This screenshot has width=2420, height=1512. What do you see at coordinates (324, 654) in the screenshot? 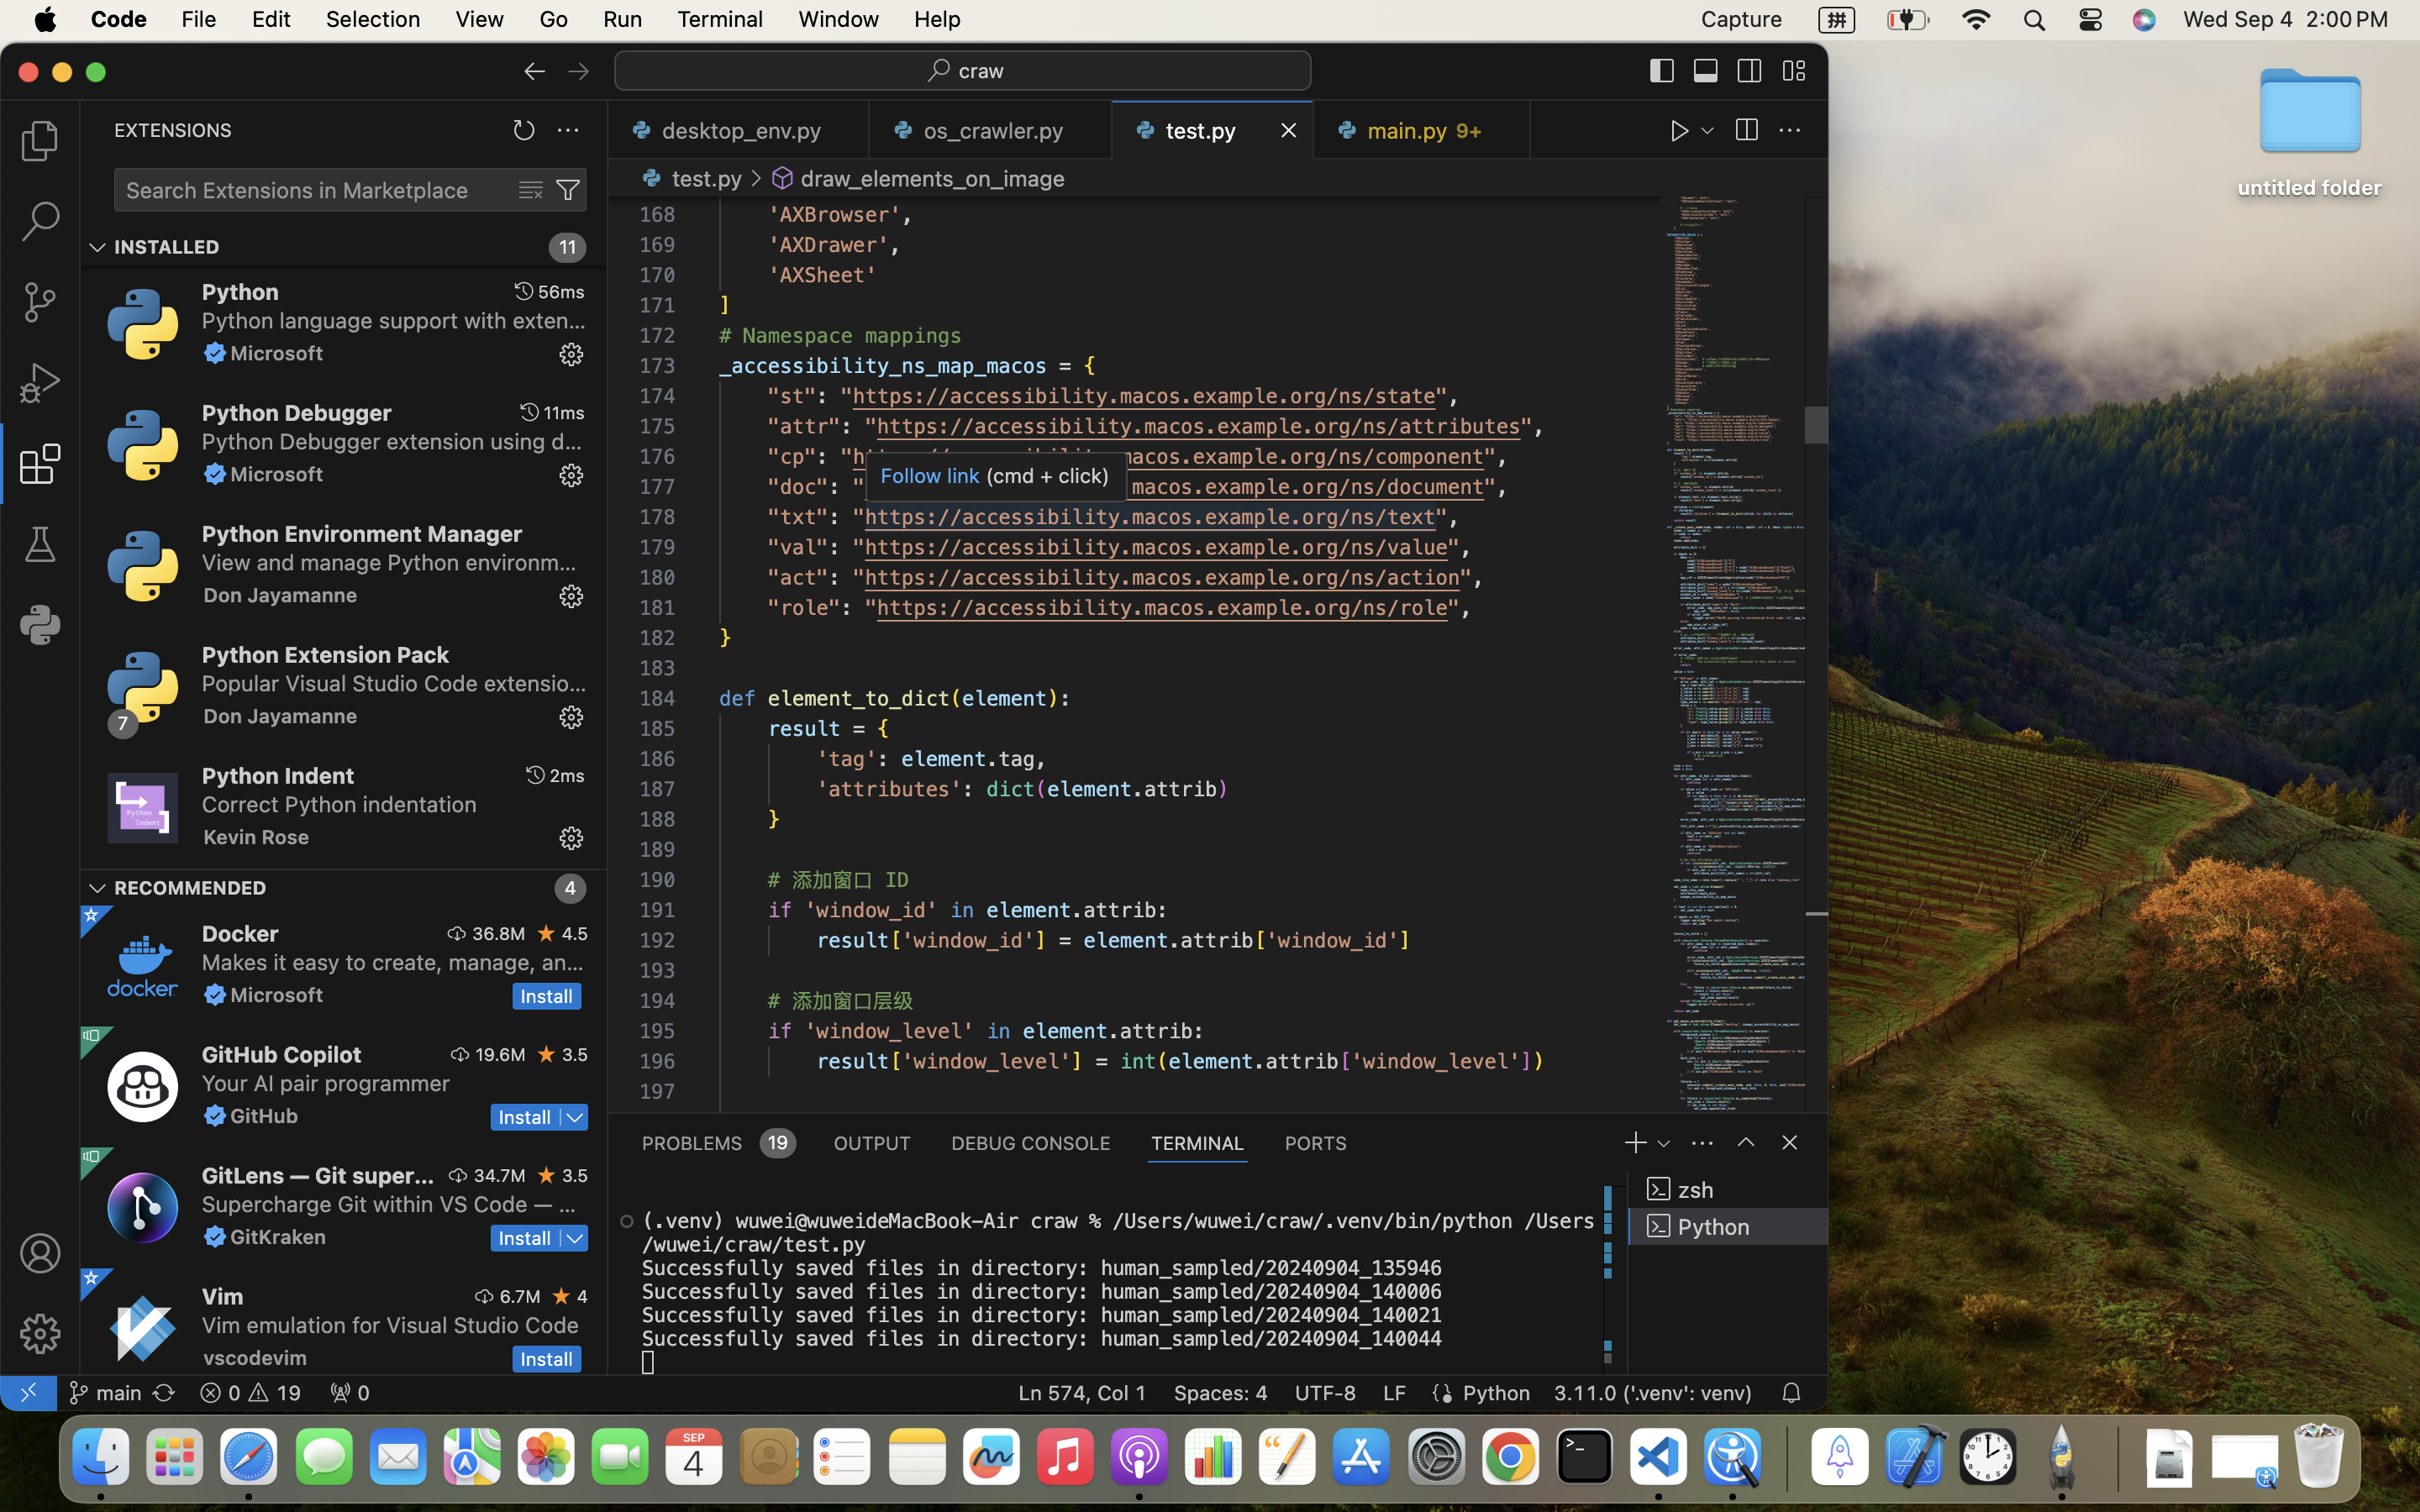
I see `'Python Extension Pack'` at bounding box center [324, 654].